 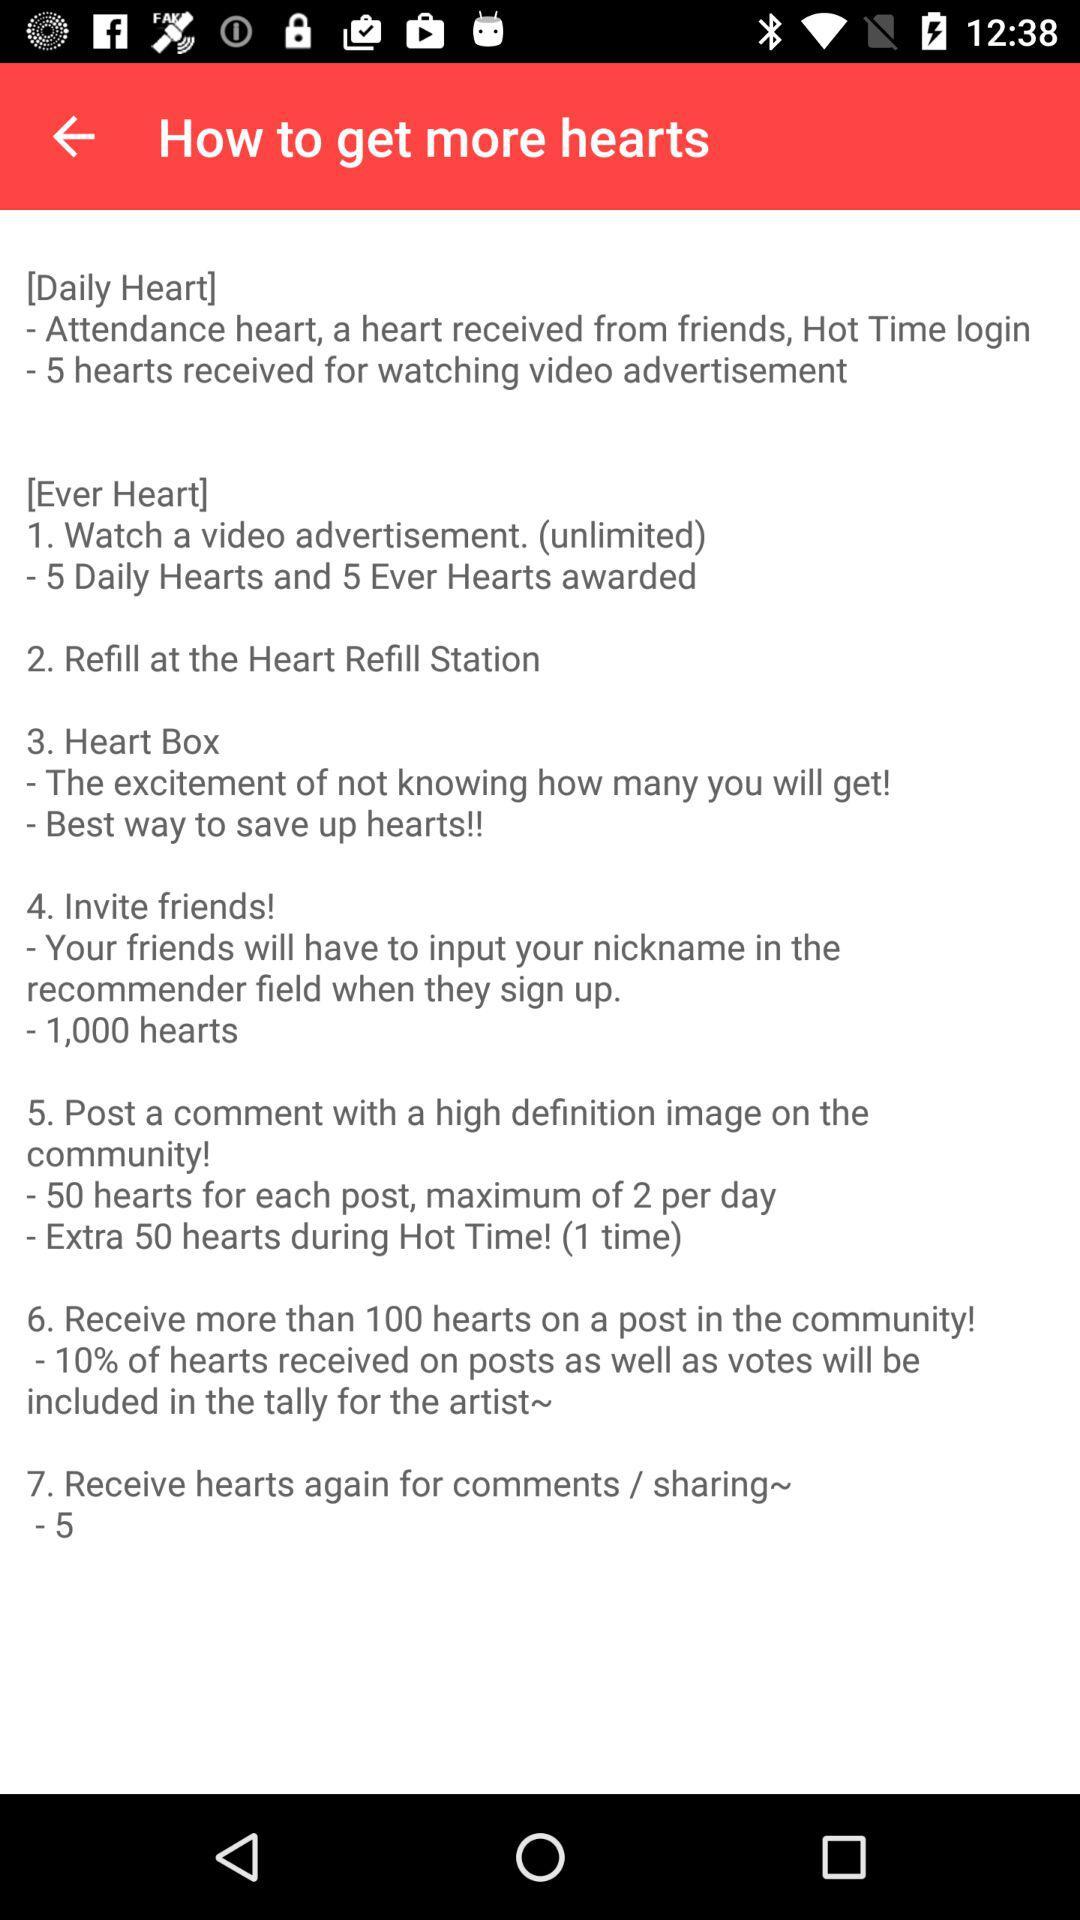 What do you see at coordinates (72, 135) in the screenshot?
I see `the icon at the top left corner` at bounding box center [72, 135].